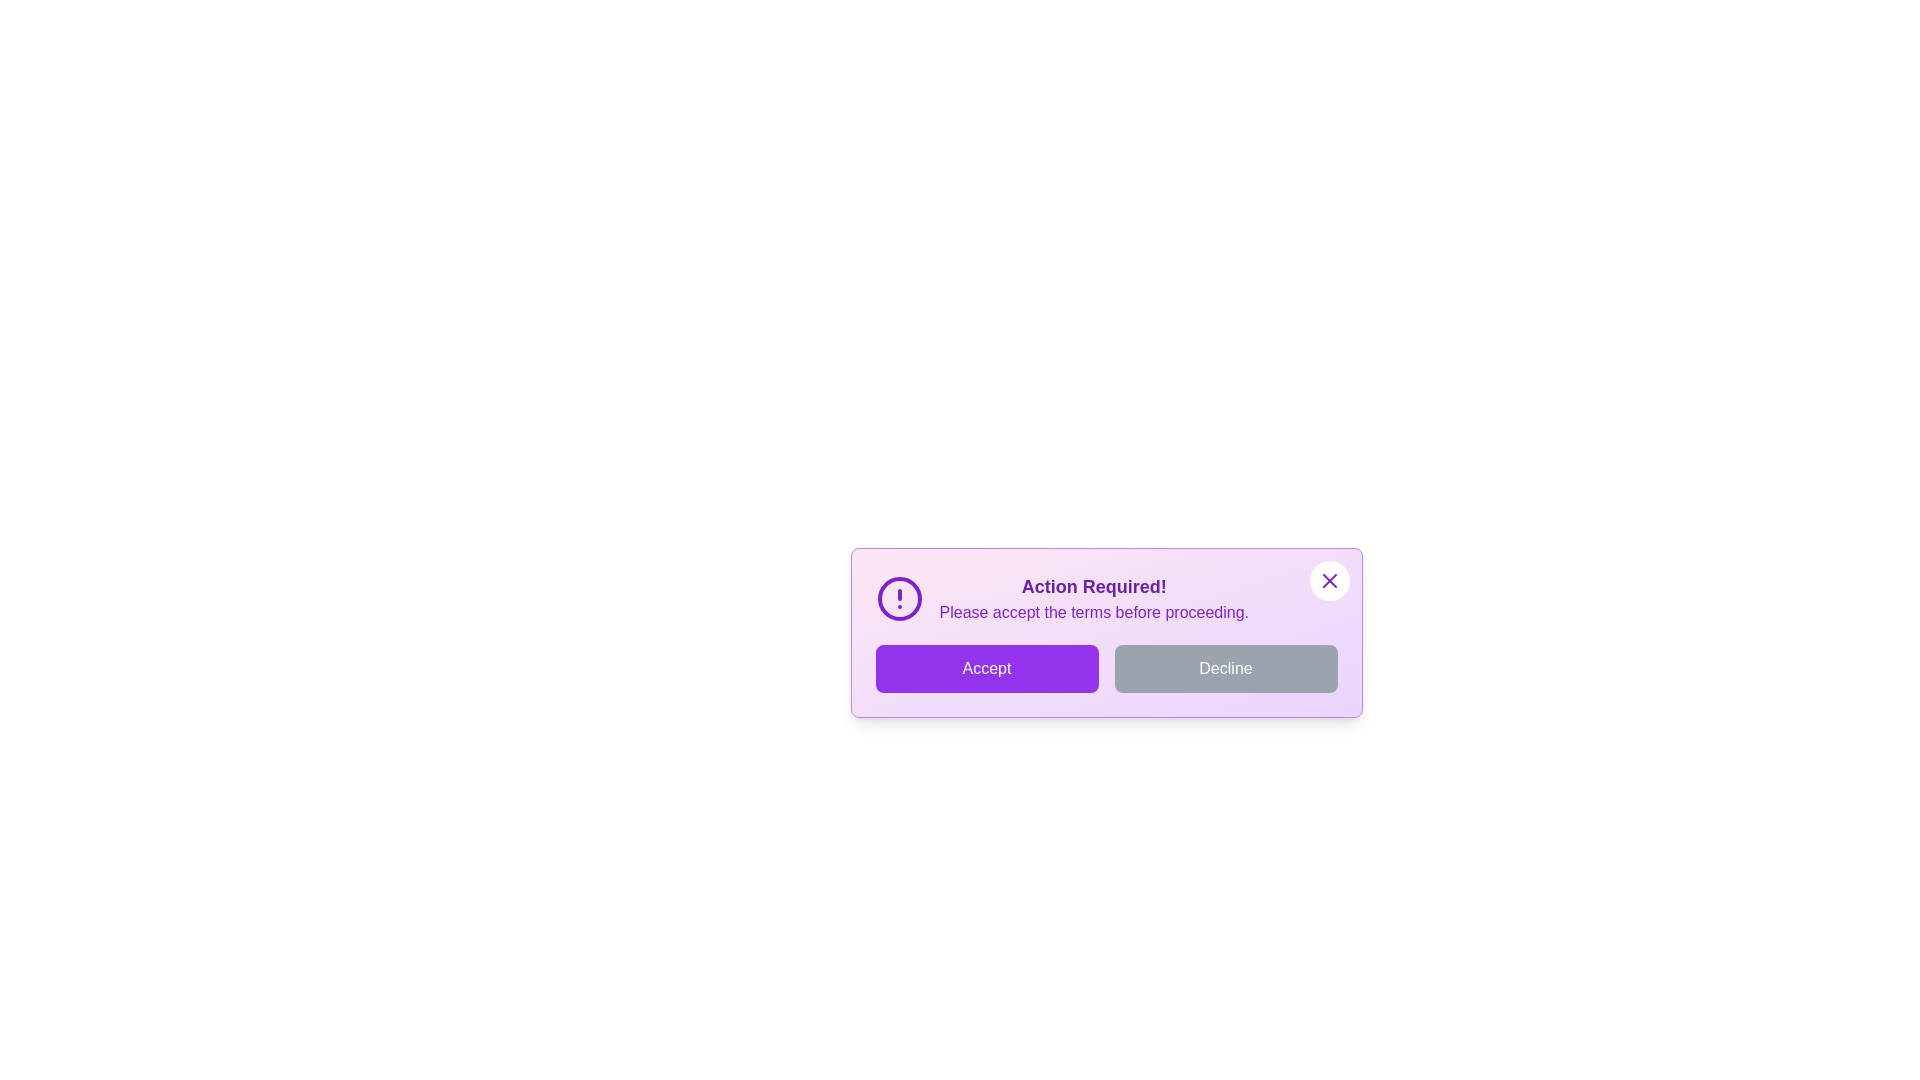  What do you see at coordinates (1224, 668) in the screenshot?
I see `the 'Decline' button to close the alert` at bounding box center [1224, 668].